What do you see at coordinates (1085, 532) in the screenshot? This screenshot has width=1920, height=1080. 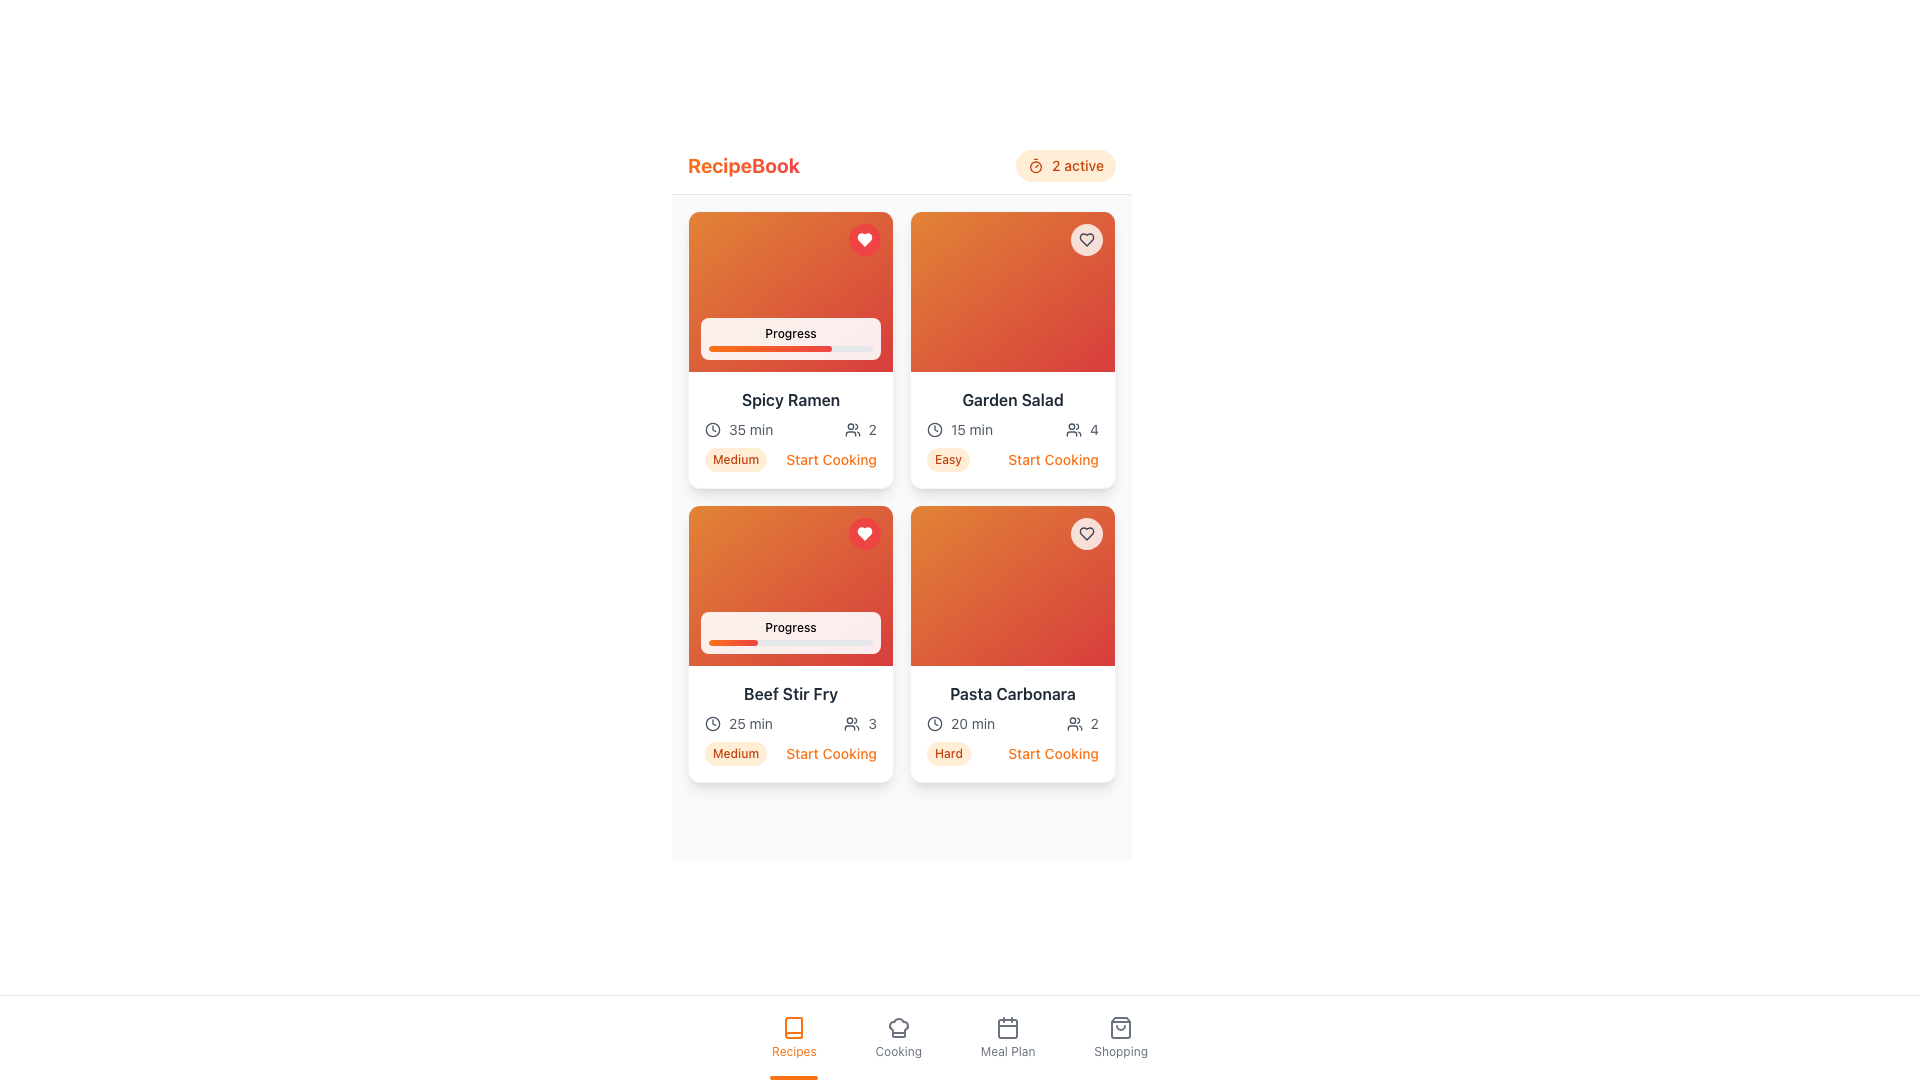 I see `the circular favorite button with a dark heart icon located at the top-right corner of the 'Pasta Carbonara' card` at bounding box center [1085, 532].